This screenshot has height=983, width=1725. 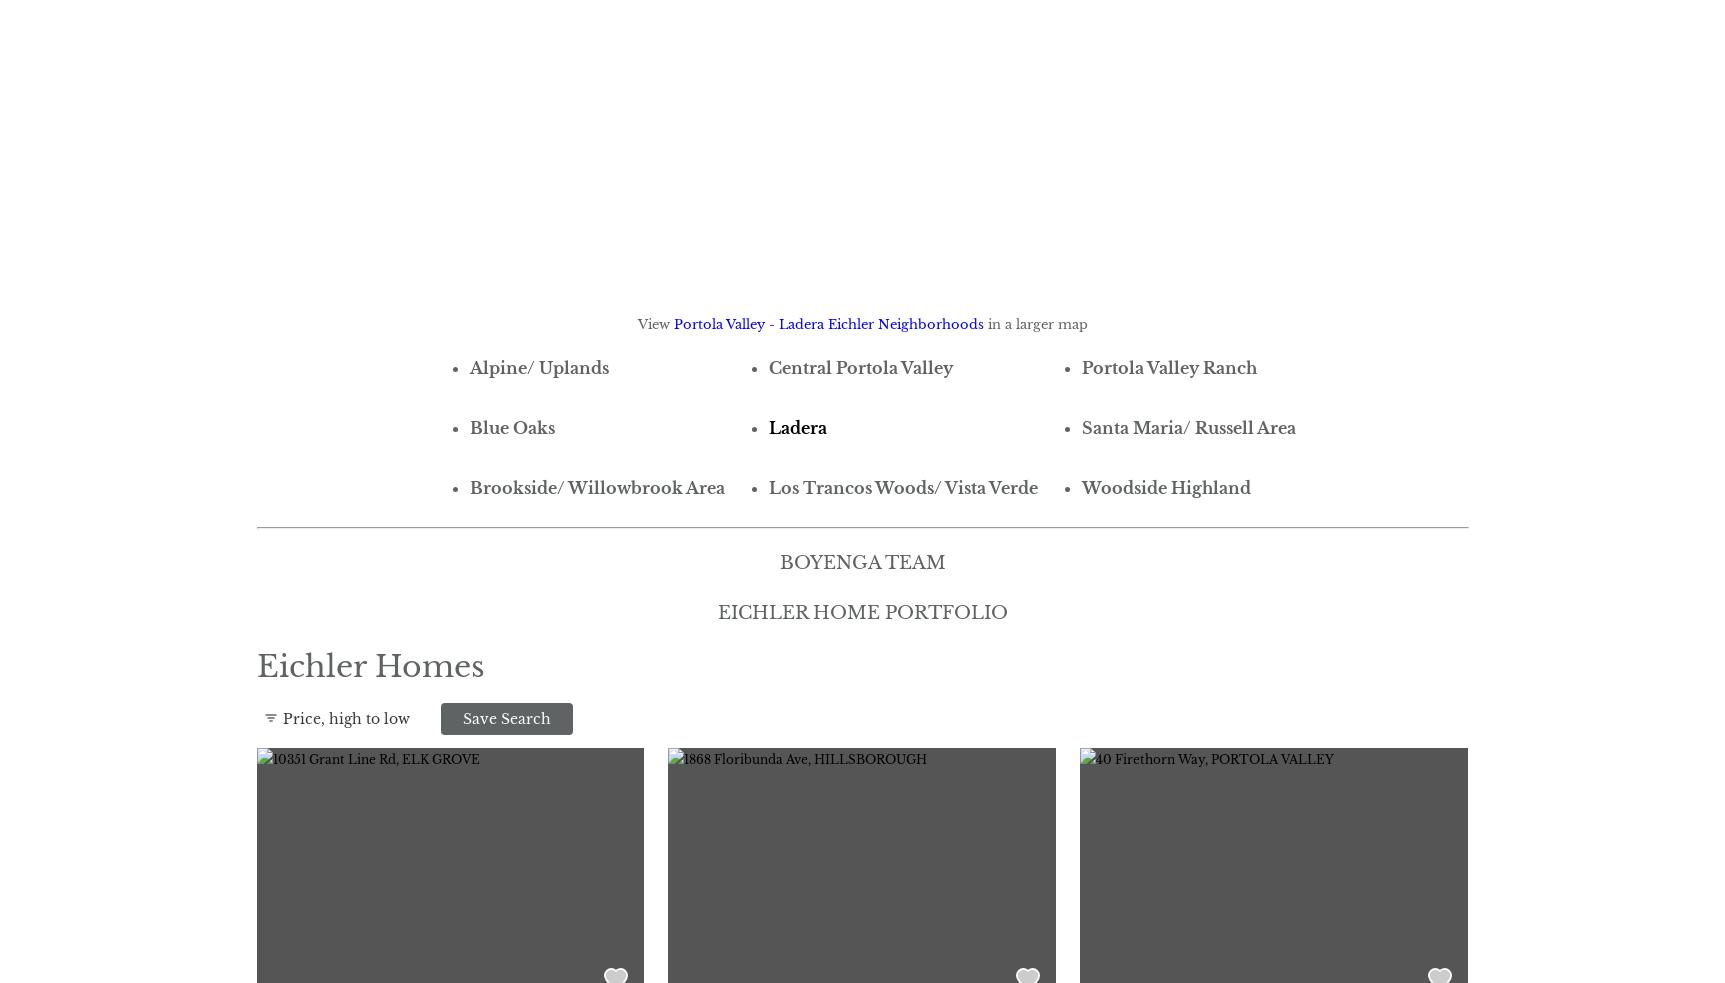 I want to click on 'Woodside Highland', so click(x=1165, y=485).